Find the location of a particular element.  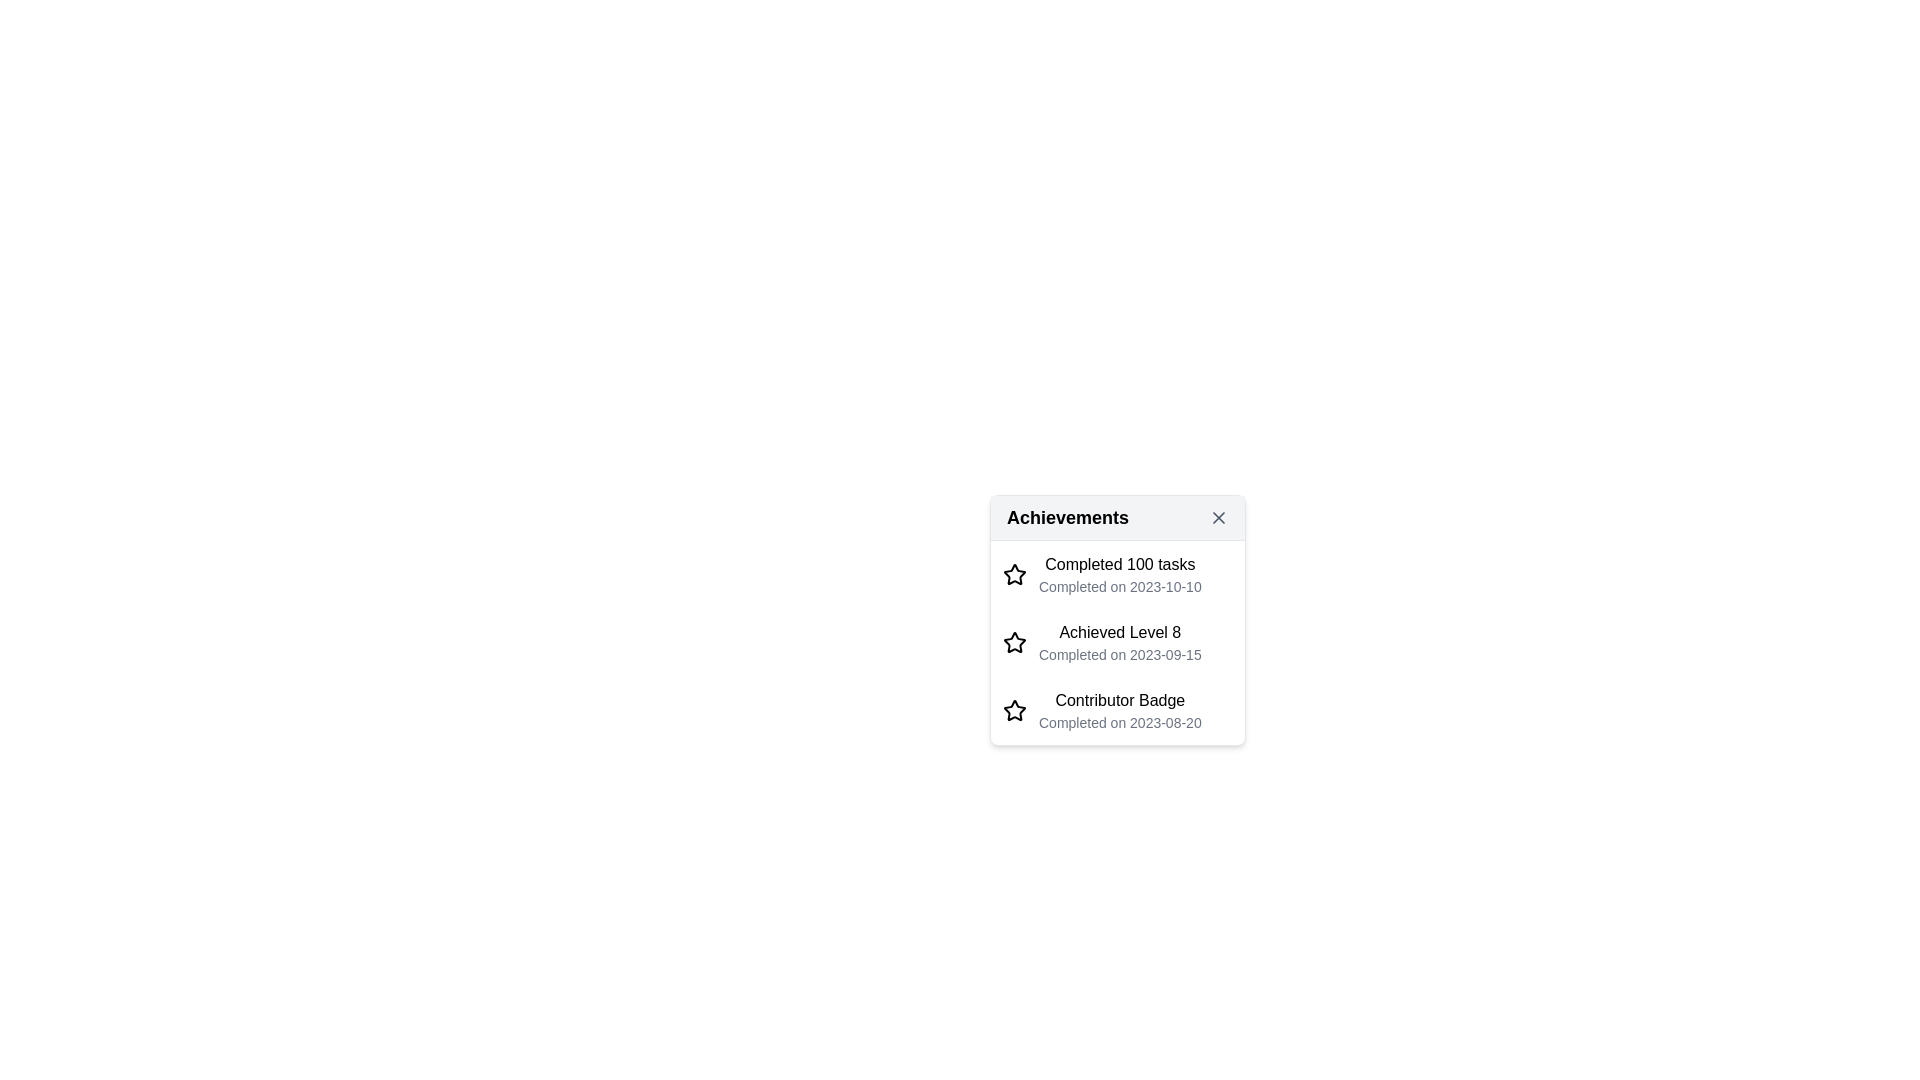

the second list item in the 'Achievements' modal that displays the achievement 'Achieved Level 8' with a star icon on the left is located at coordinates (1117, 642).